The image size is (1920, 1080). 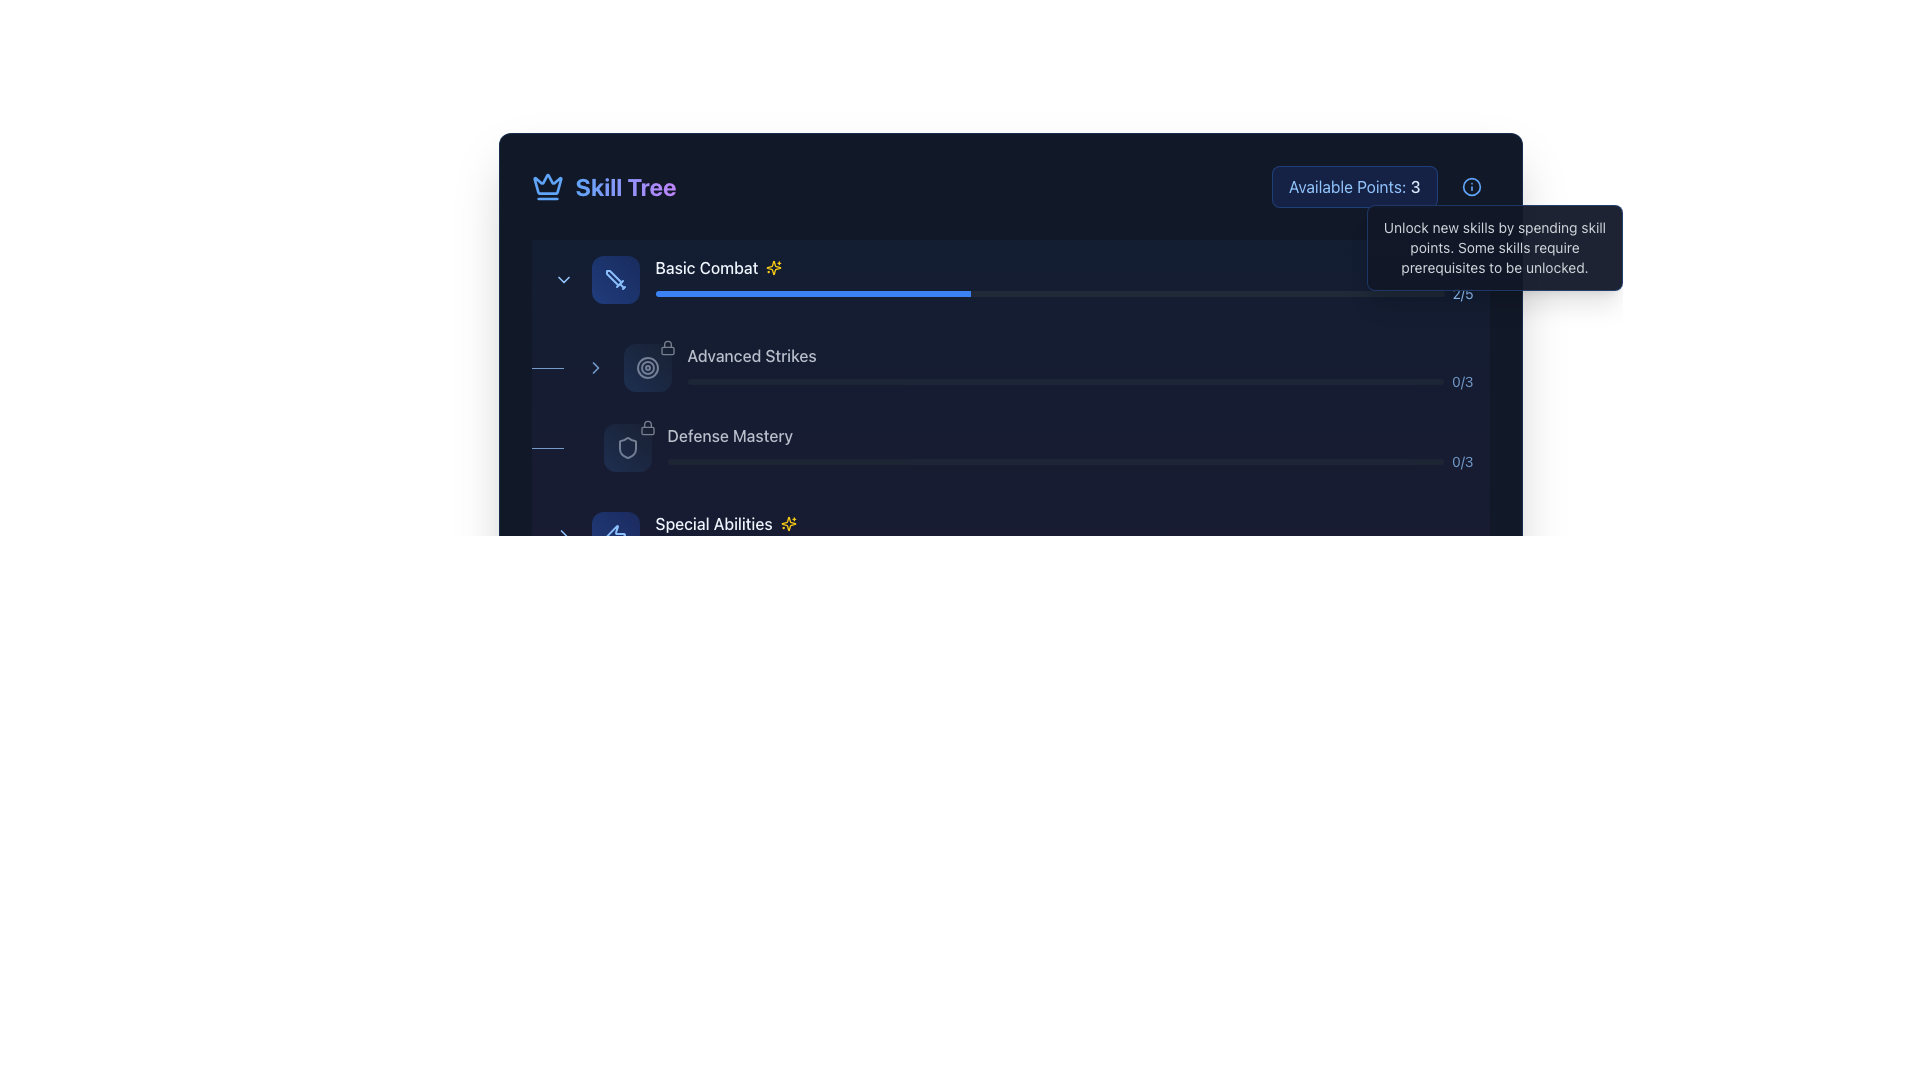 I want to click on the graphical icon resembling a sword, which is part of the 'Basic Combat' skill representation in the skill tree interface, so click(x=612, y=278).